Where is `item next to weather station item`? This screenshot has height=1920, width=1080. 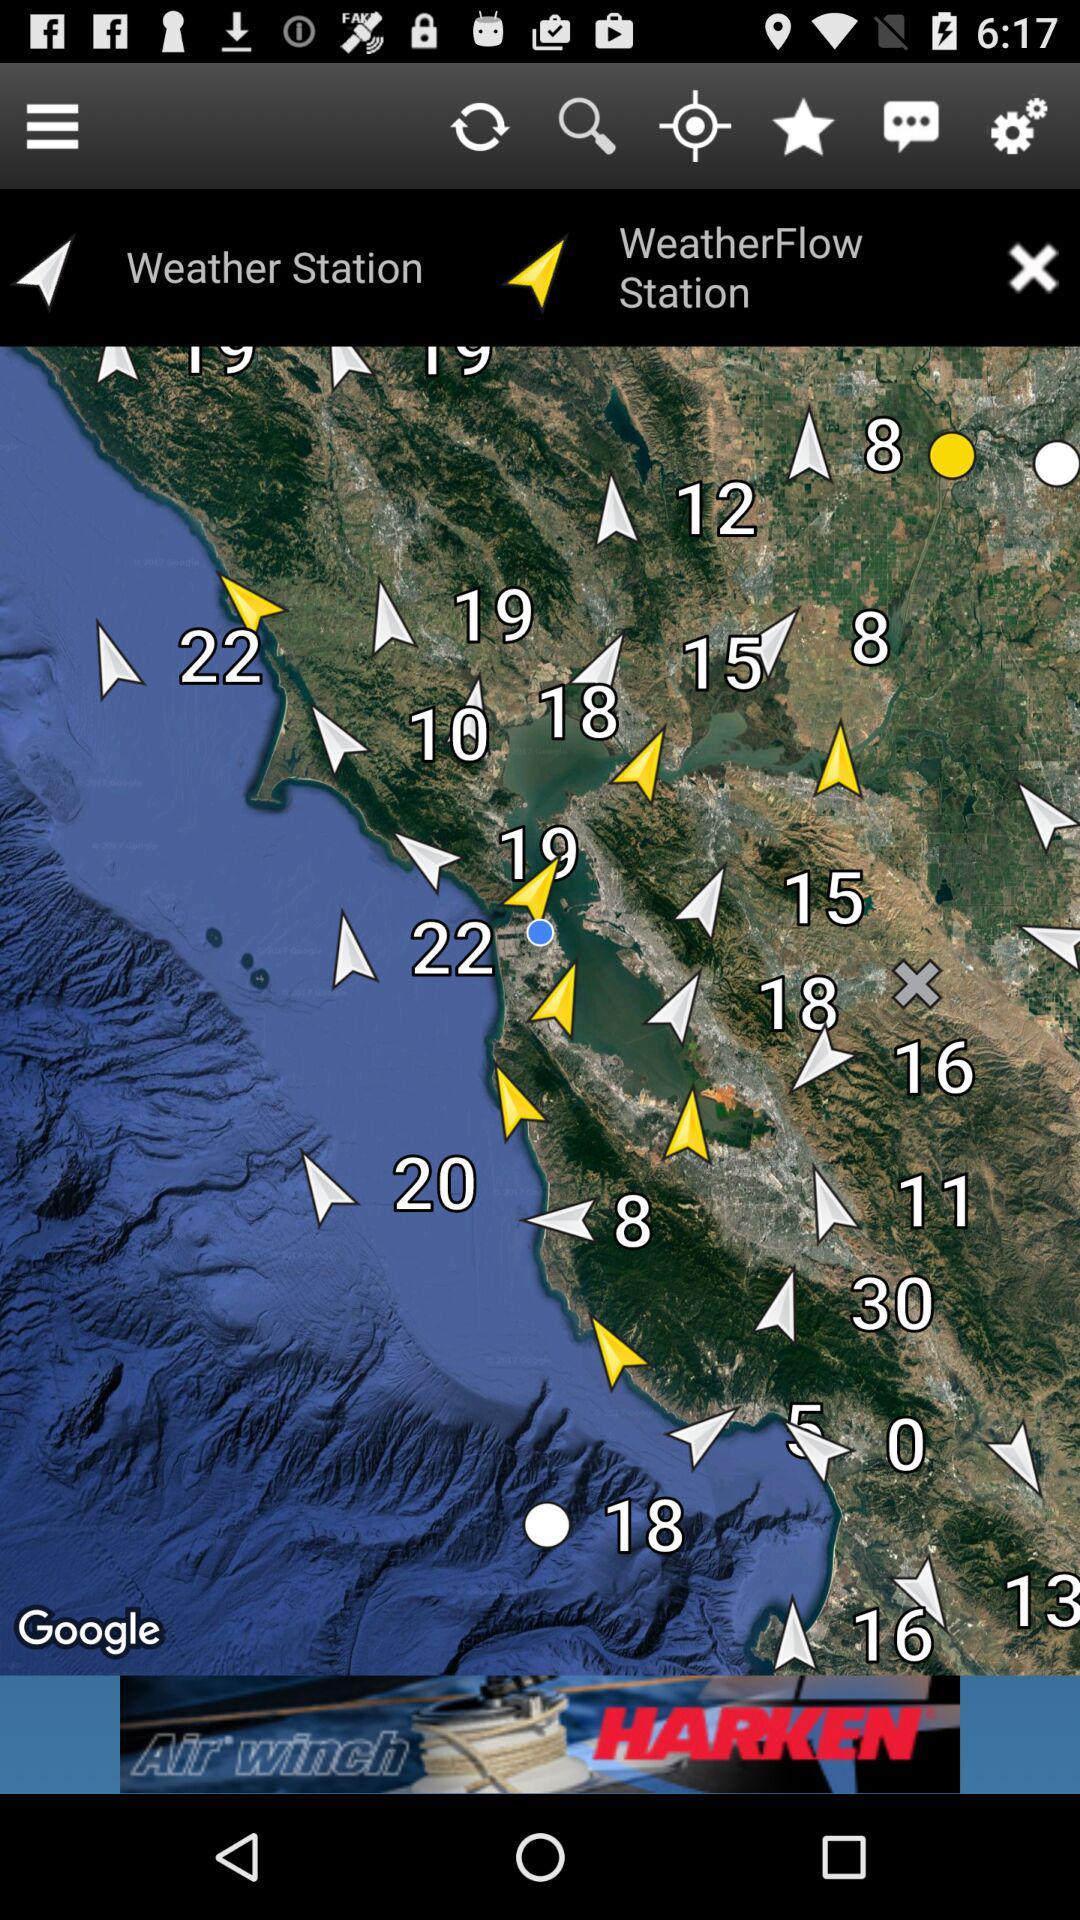 item next to weather station item is located at coordinates (51, 124).